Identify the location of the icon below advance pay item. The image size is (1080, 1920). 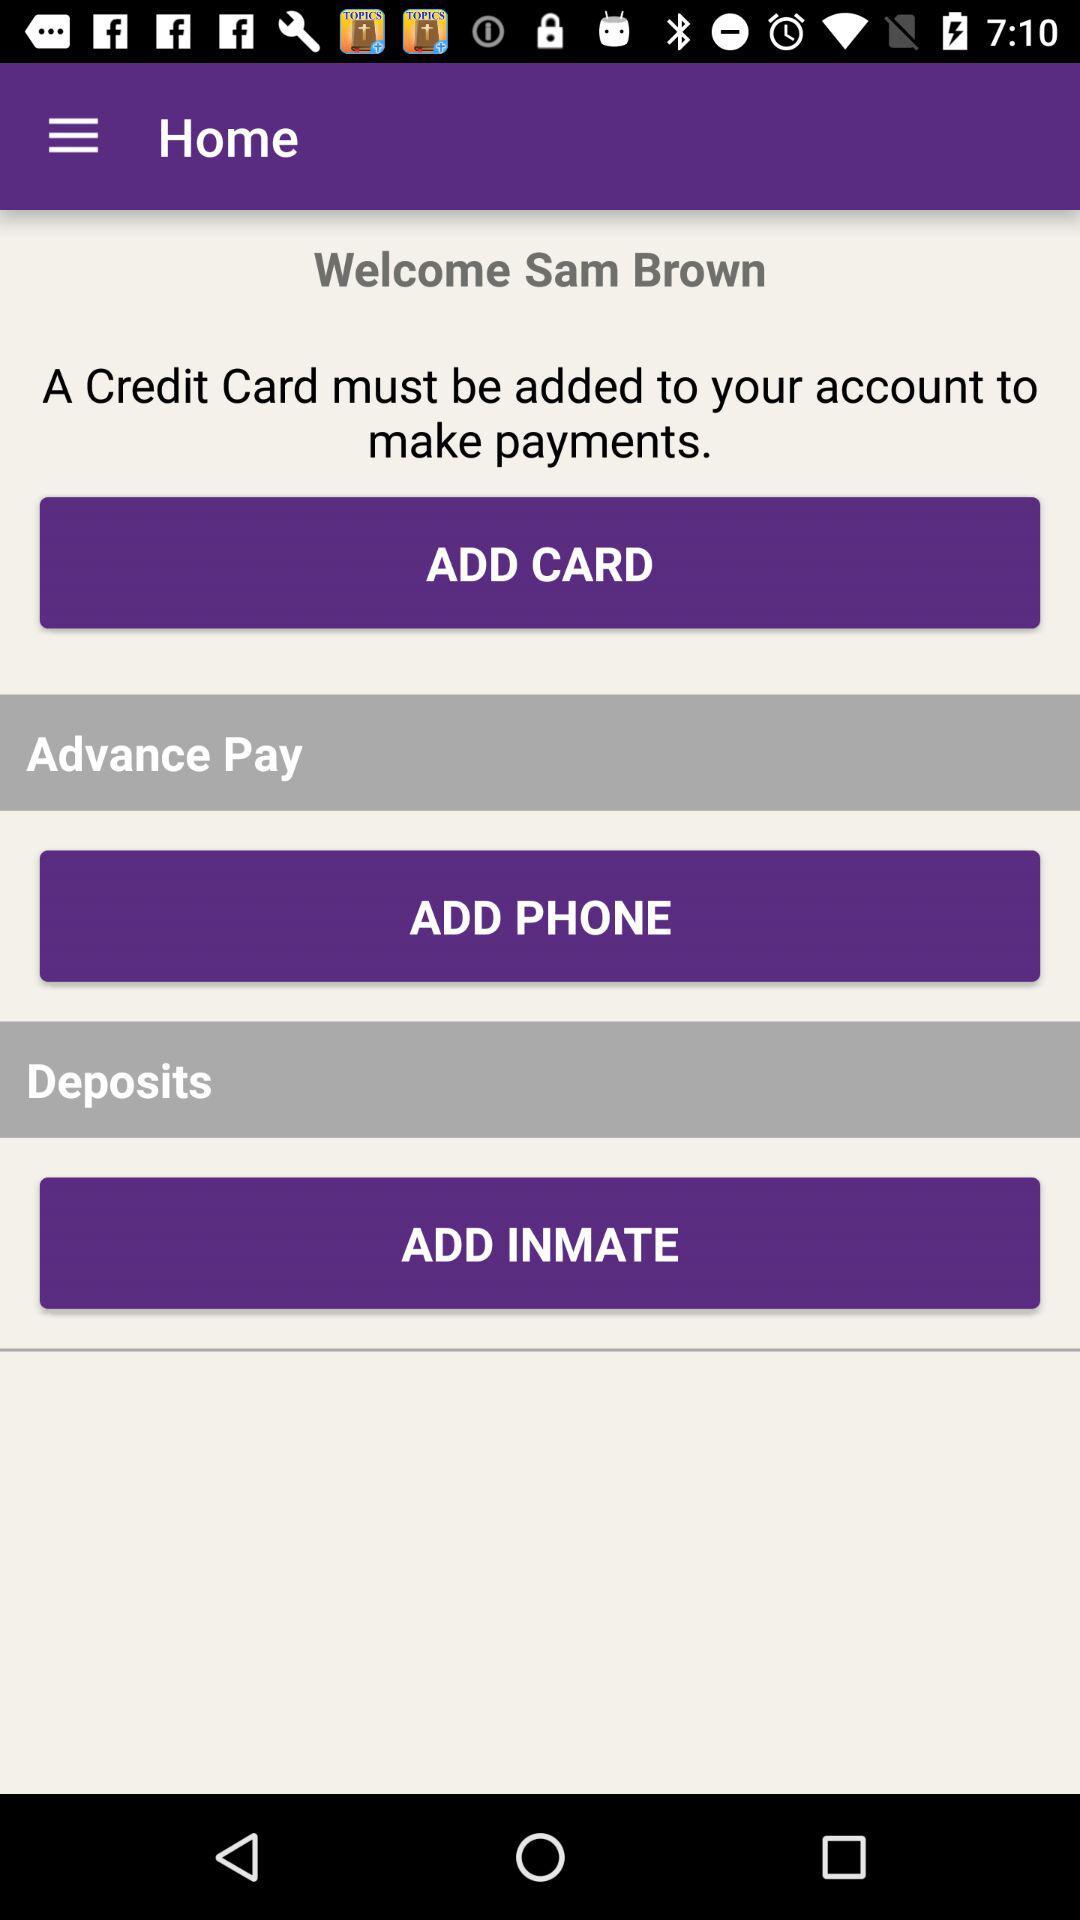
(540, 915).